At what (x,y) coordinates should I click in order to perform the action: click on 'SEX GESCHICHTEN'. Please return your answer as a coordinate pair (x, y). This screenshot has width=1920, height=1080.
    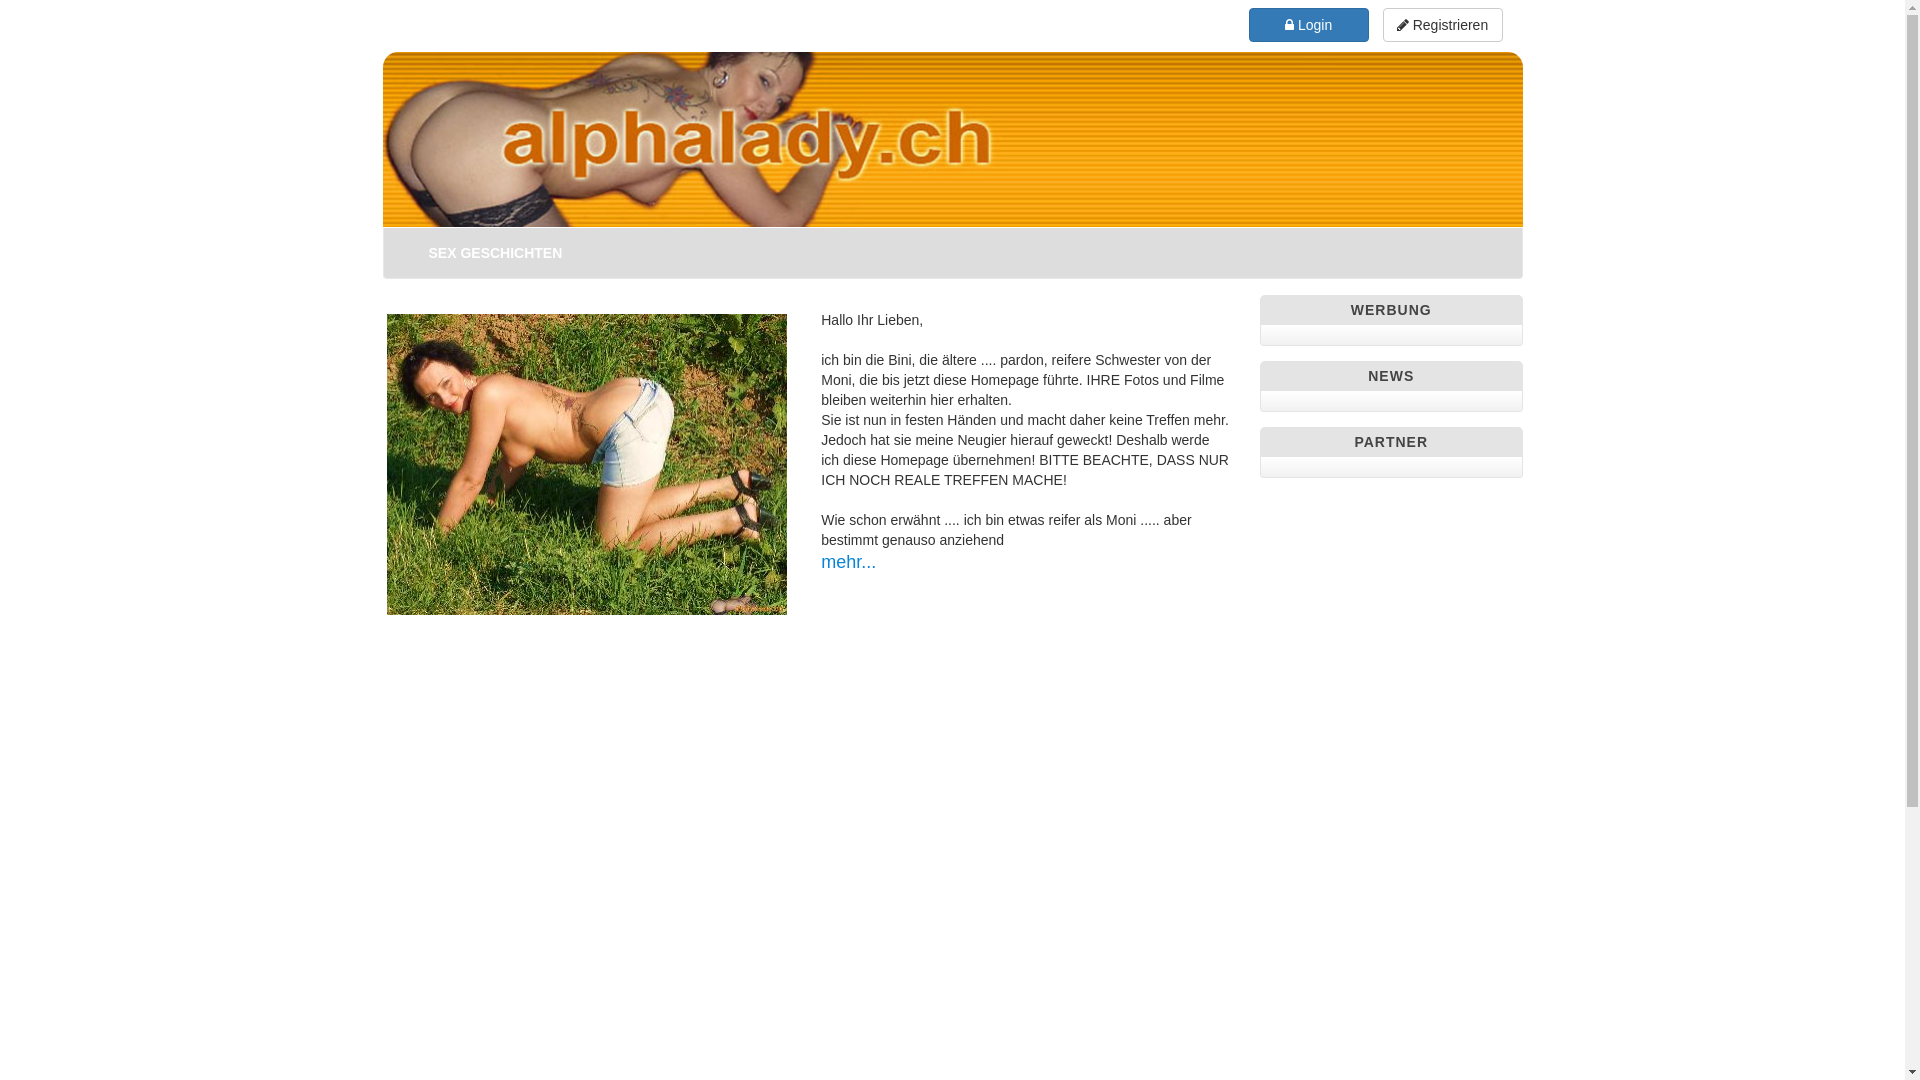
    Looking at the image, I should click on (412, 252).